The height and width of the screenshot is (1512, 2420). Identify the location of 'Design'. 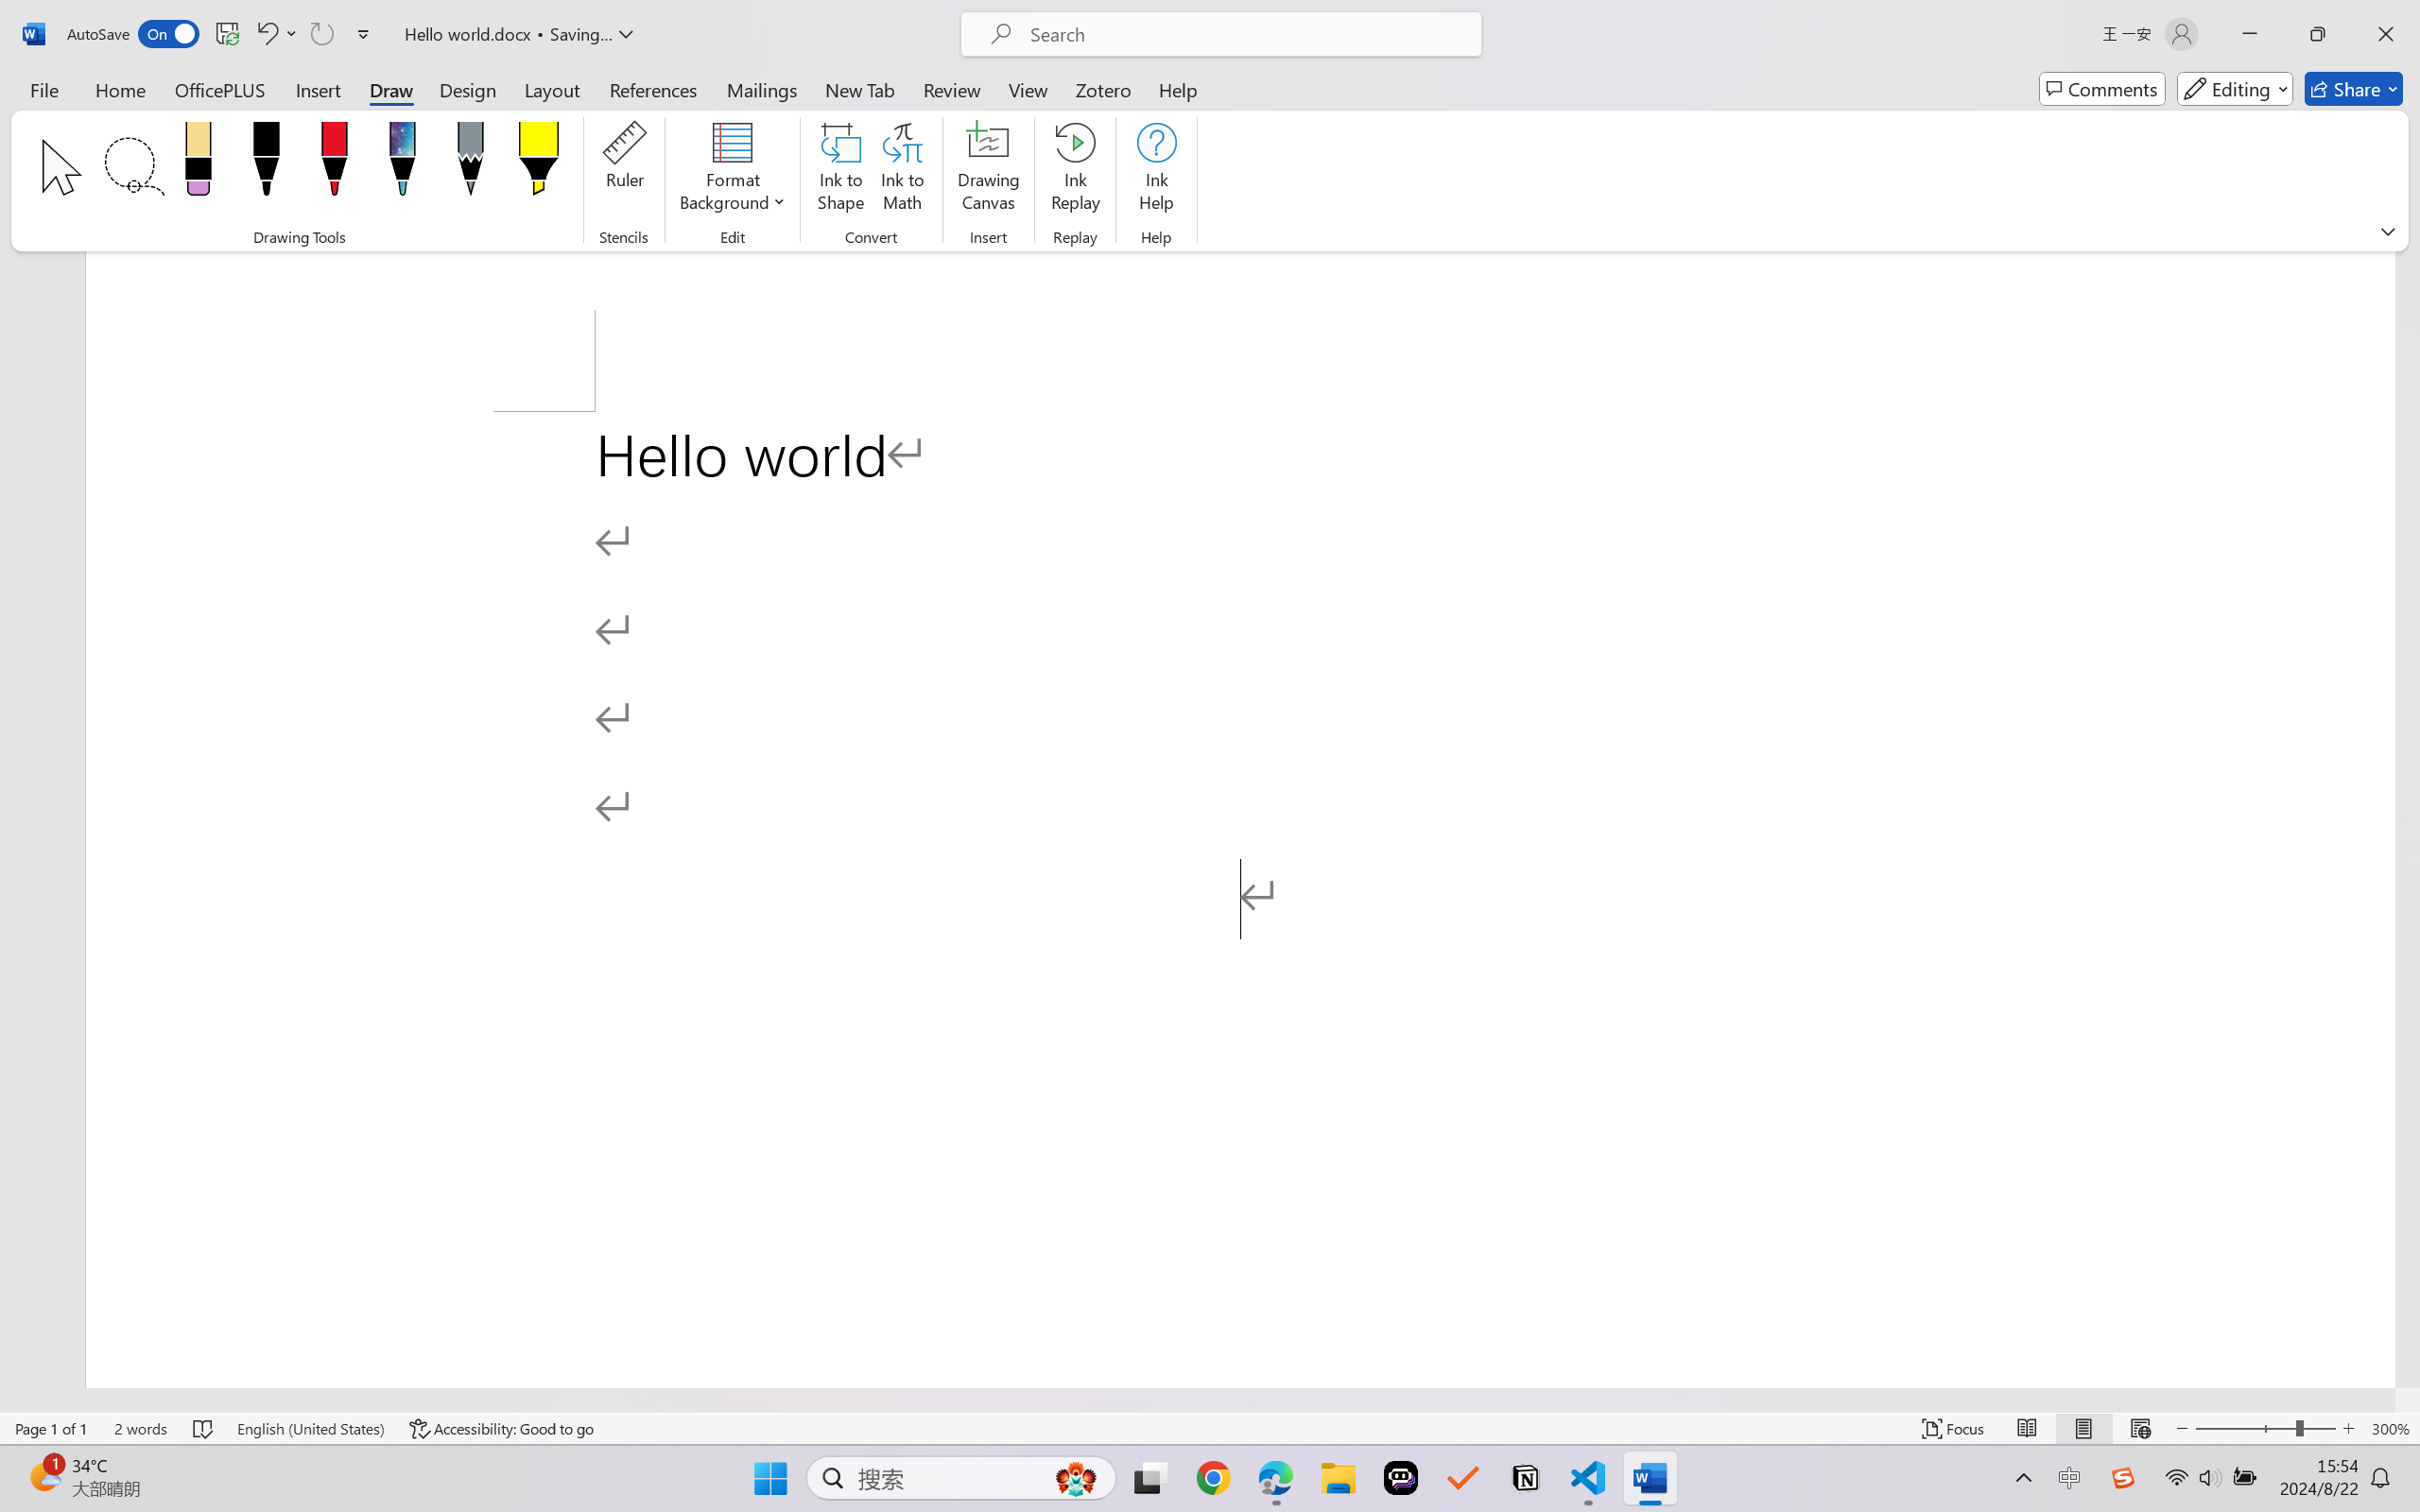
(467, 88).